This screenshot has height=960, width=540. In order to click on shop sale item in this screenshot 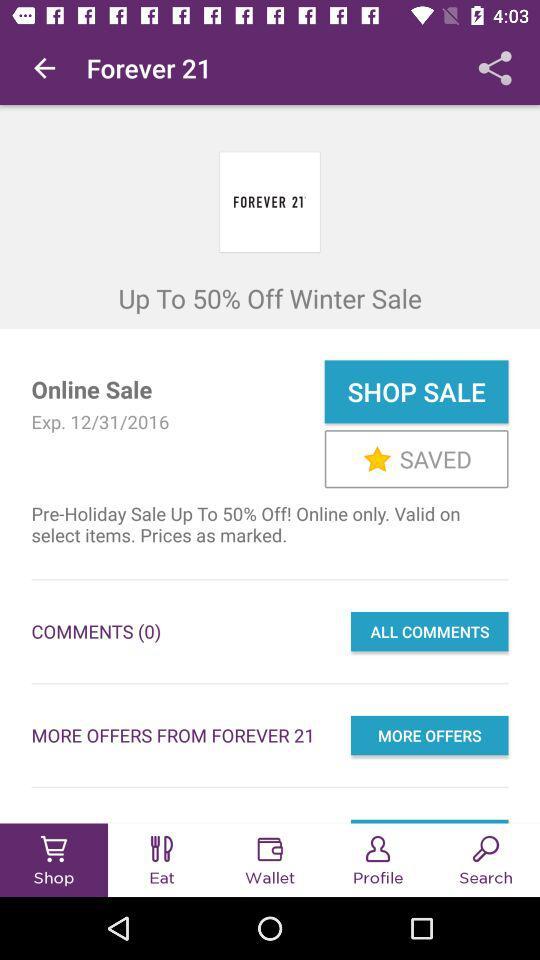, I will do `click(415, 390)`.